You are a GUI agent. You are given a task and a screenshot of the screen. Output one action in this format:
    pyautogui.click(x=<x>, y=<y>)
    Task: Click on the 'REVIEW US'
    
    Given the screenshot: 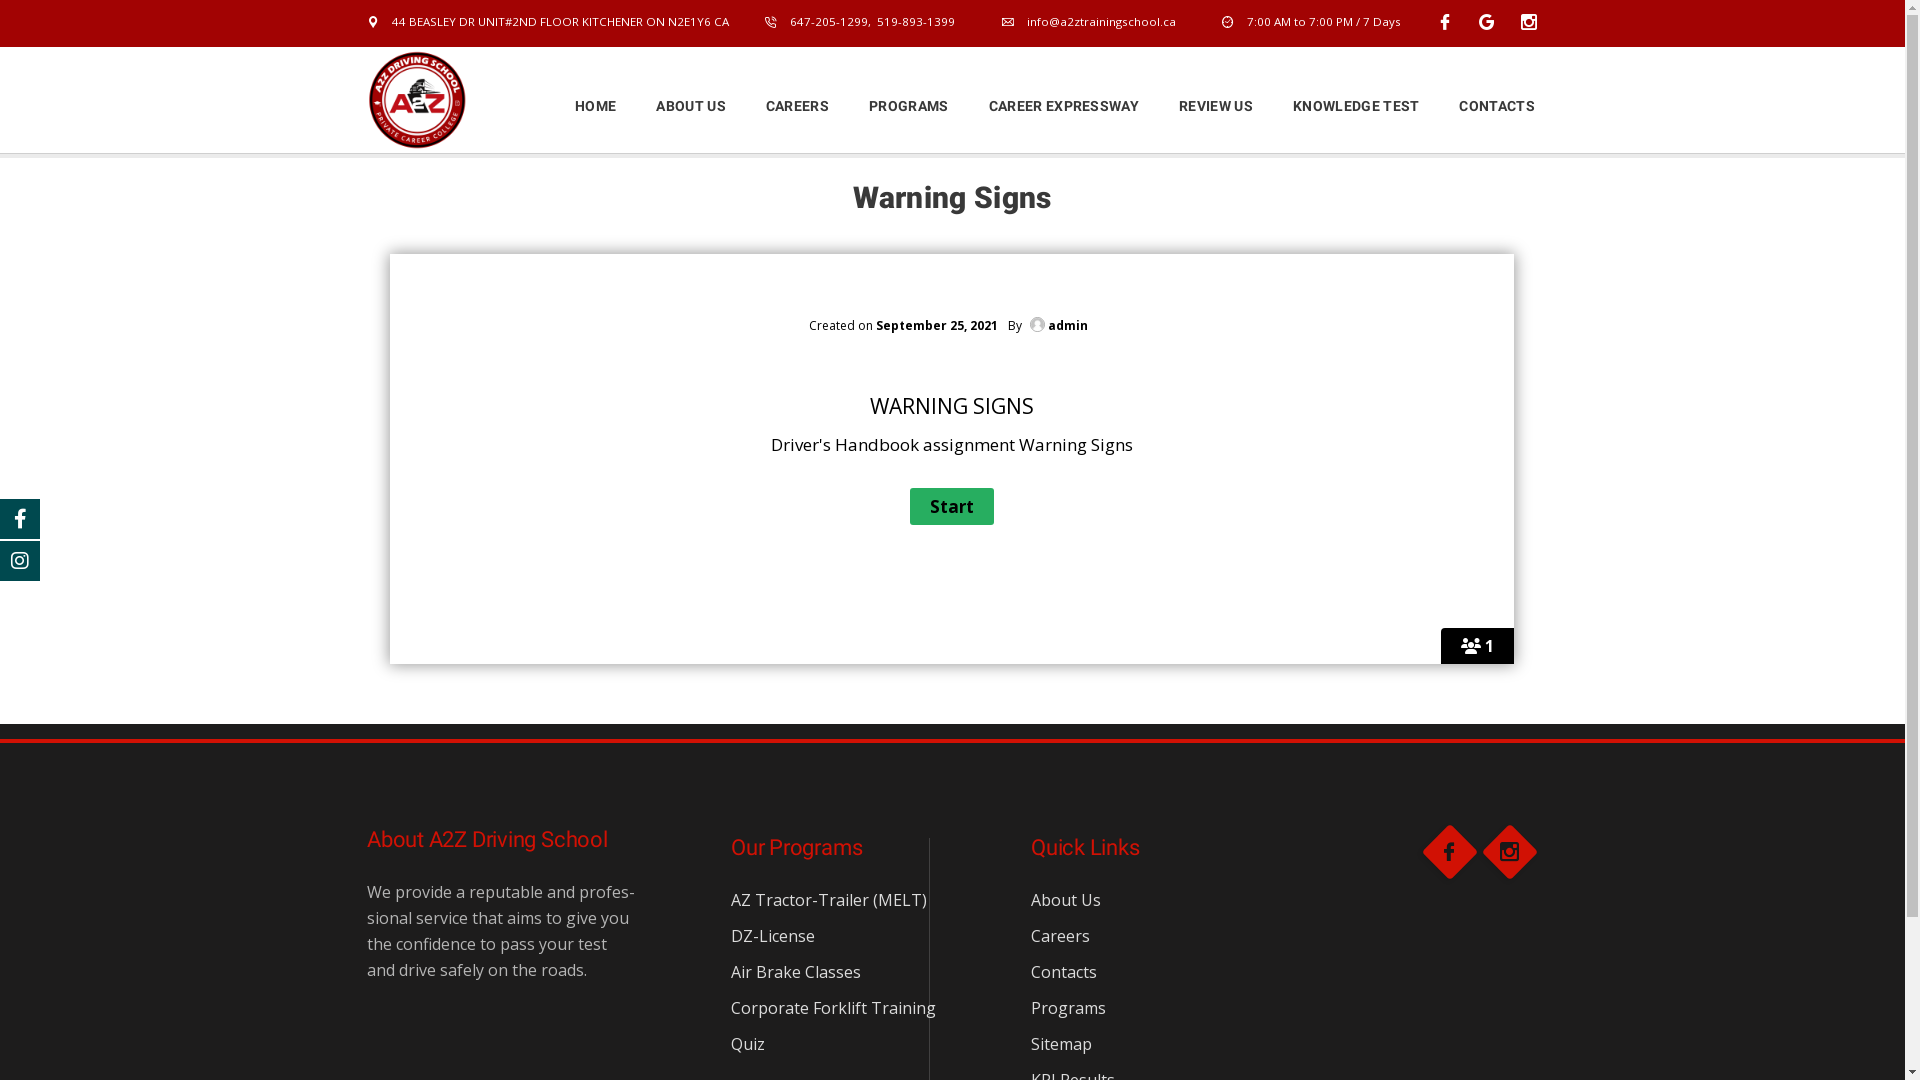 What is the action you would take?
    pyautogui.click(x=1214, y=105)
    